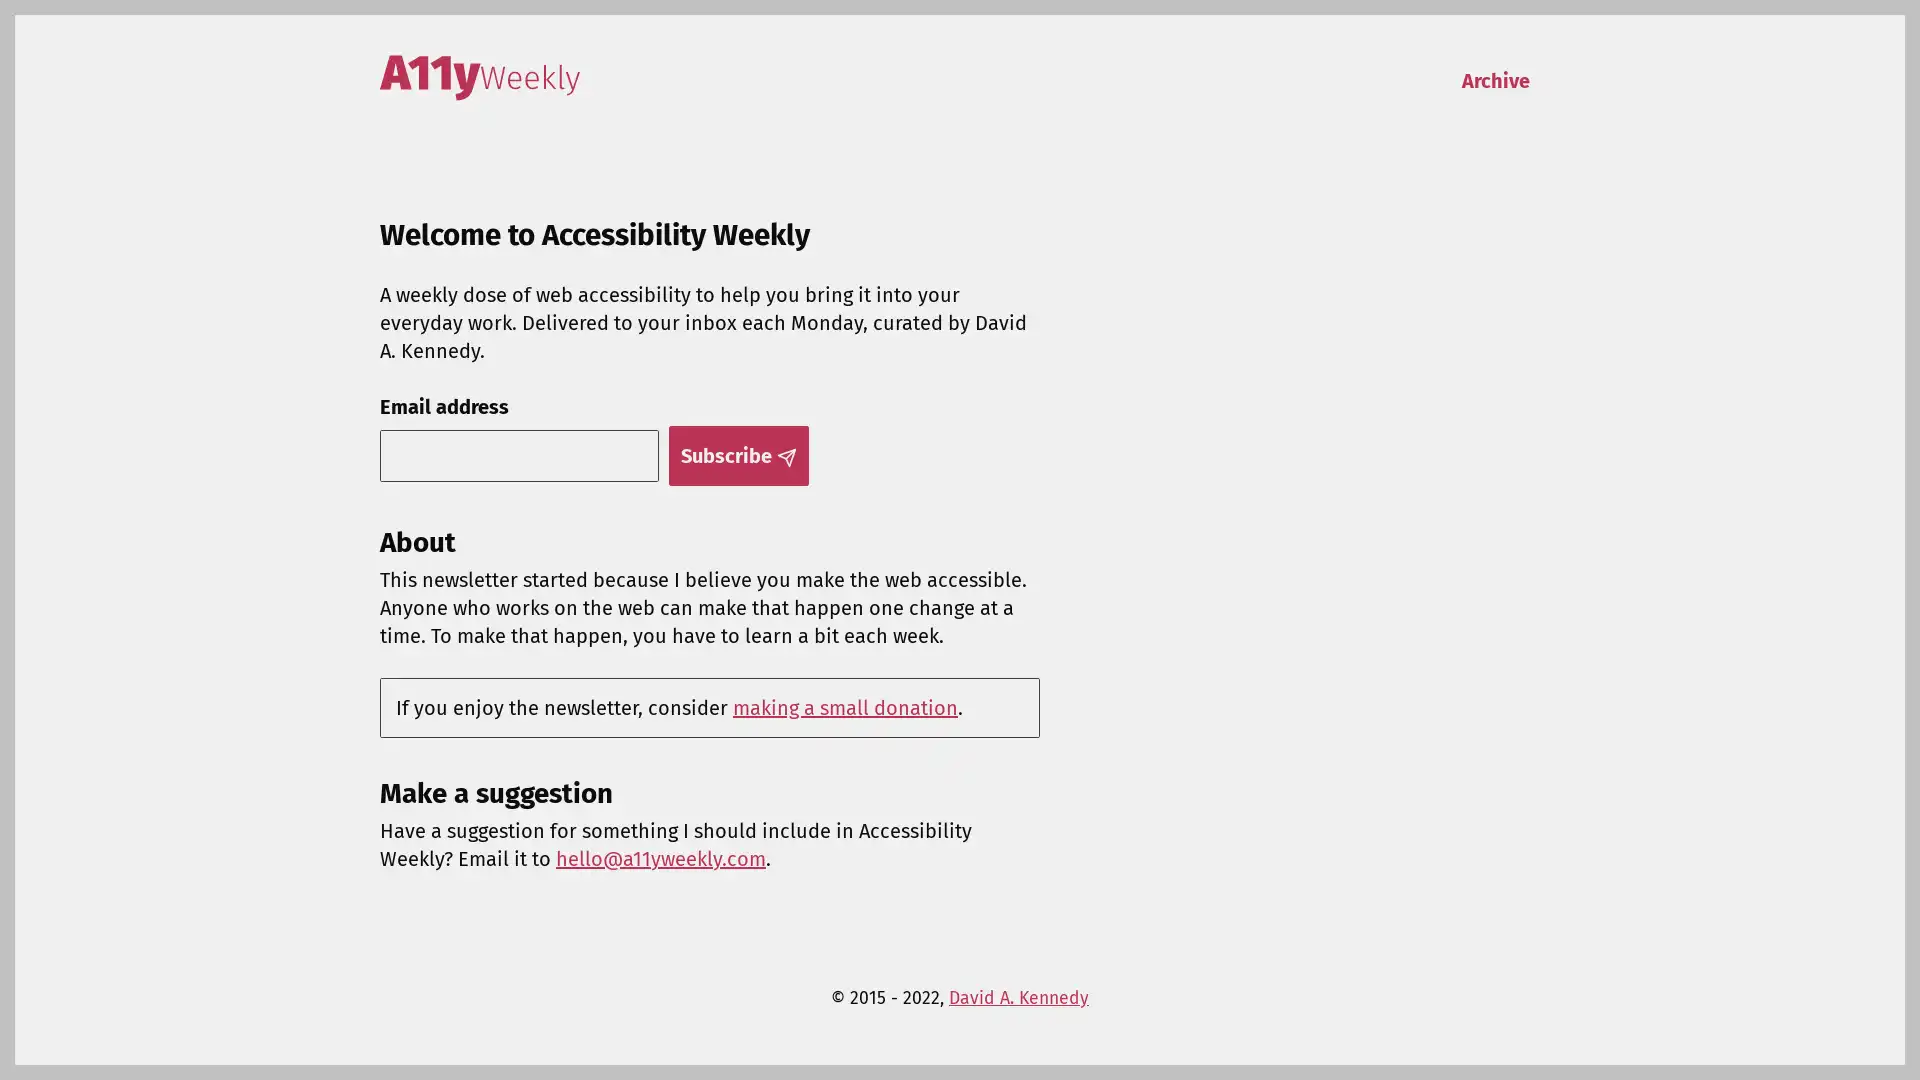 The height and width of the screenshot is (1080, 1920). I want to click on Subscribe, so click(737, 455).